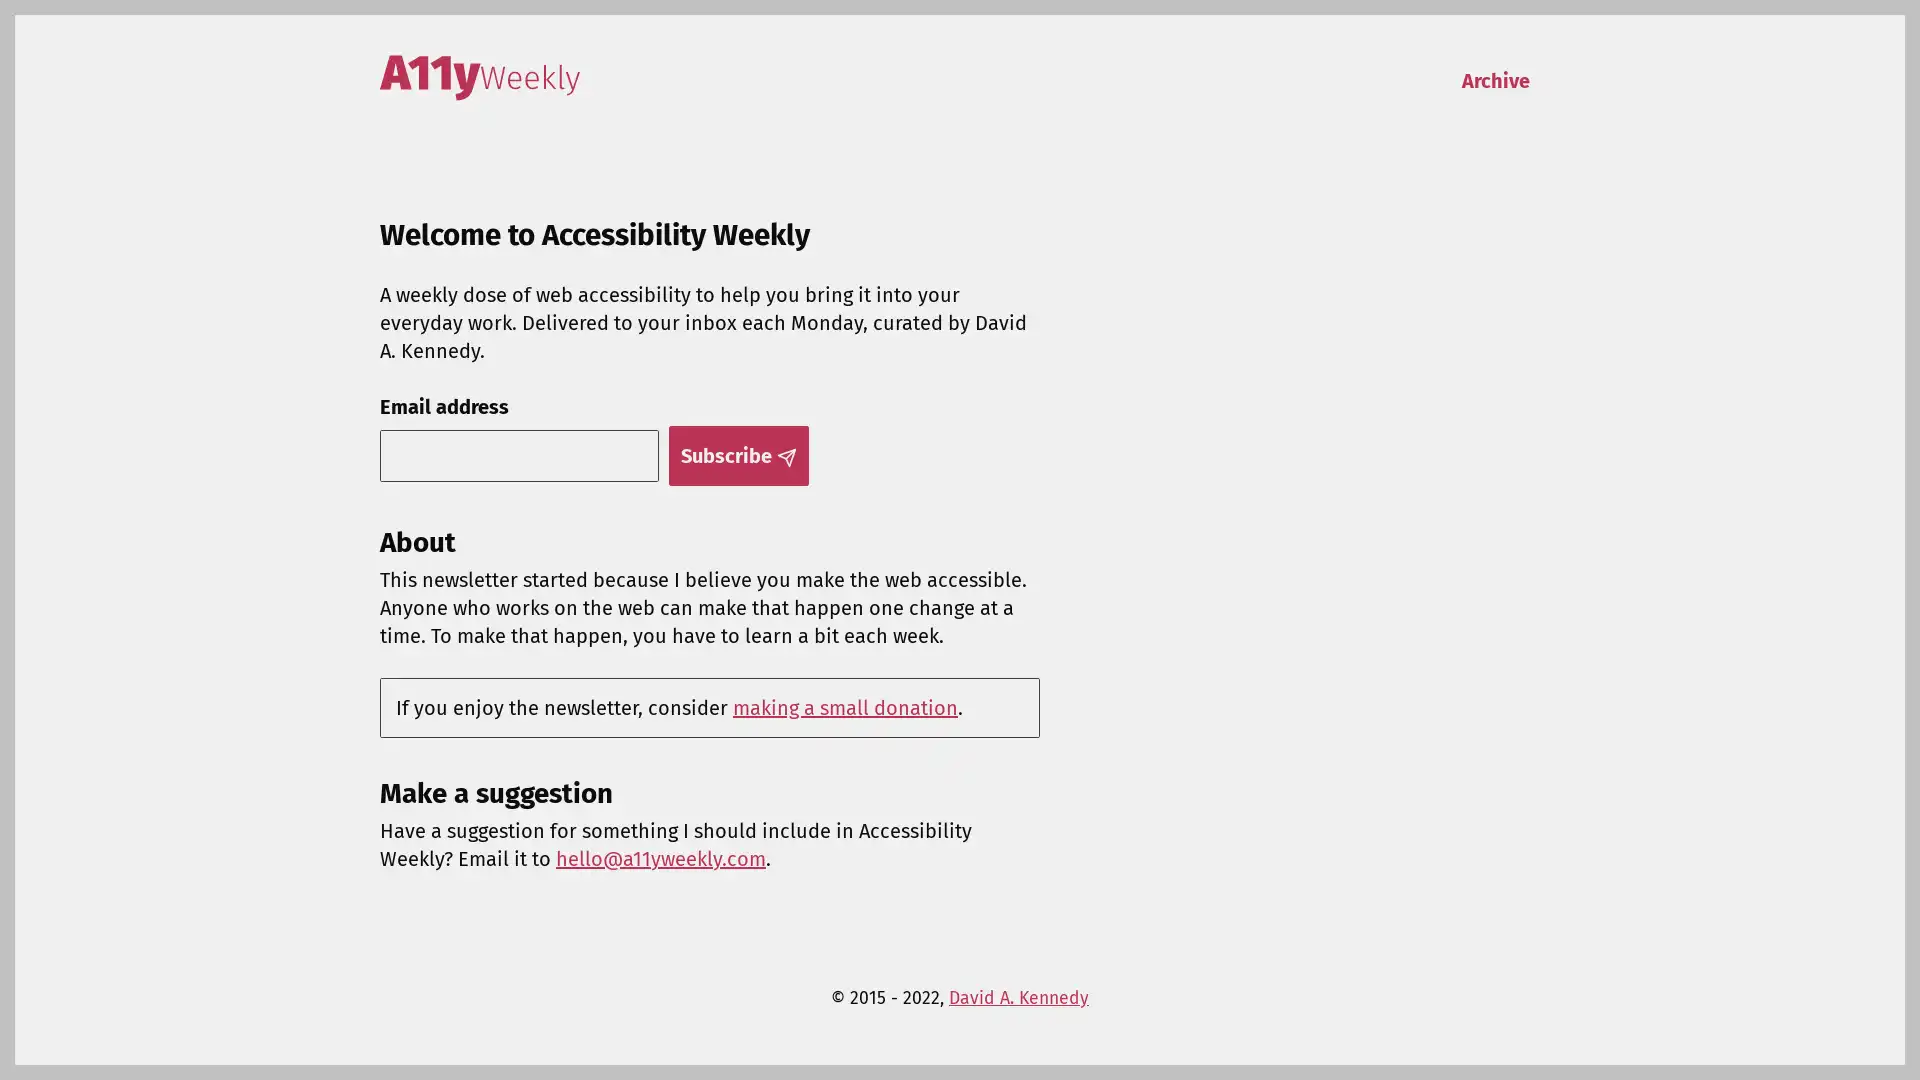 The height and width of the screenshot is (1080, 1920). I want to click on Subscribe, so click(737, 455).